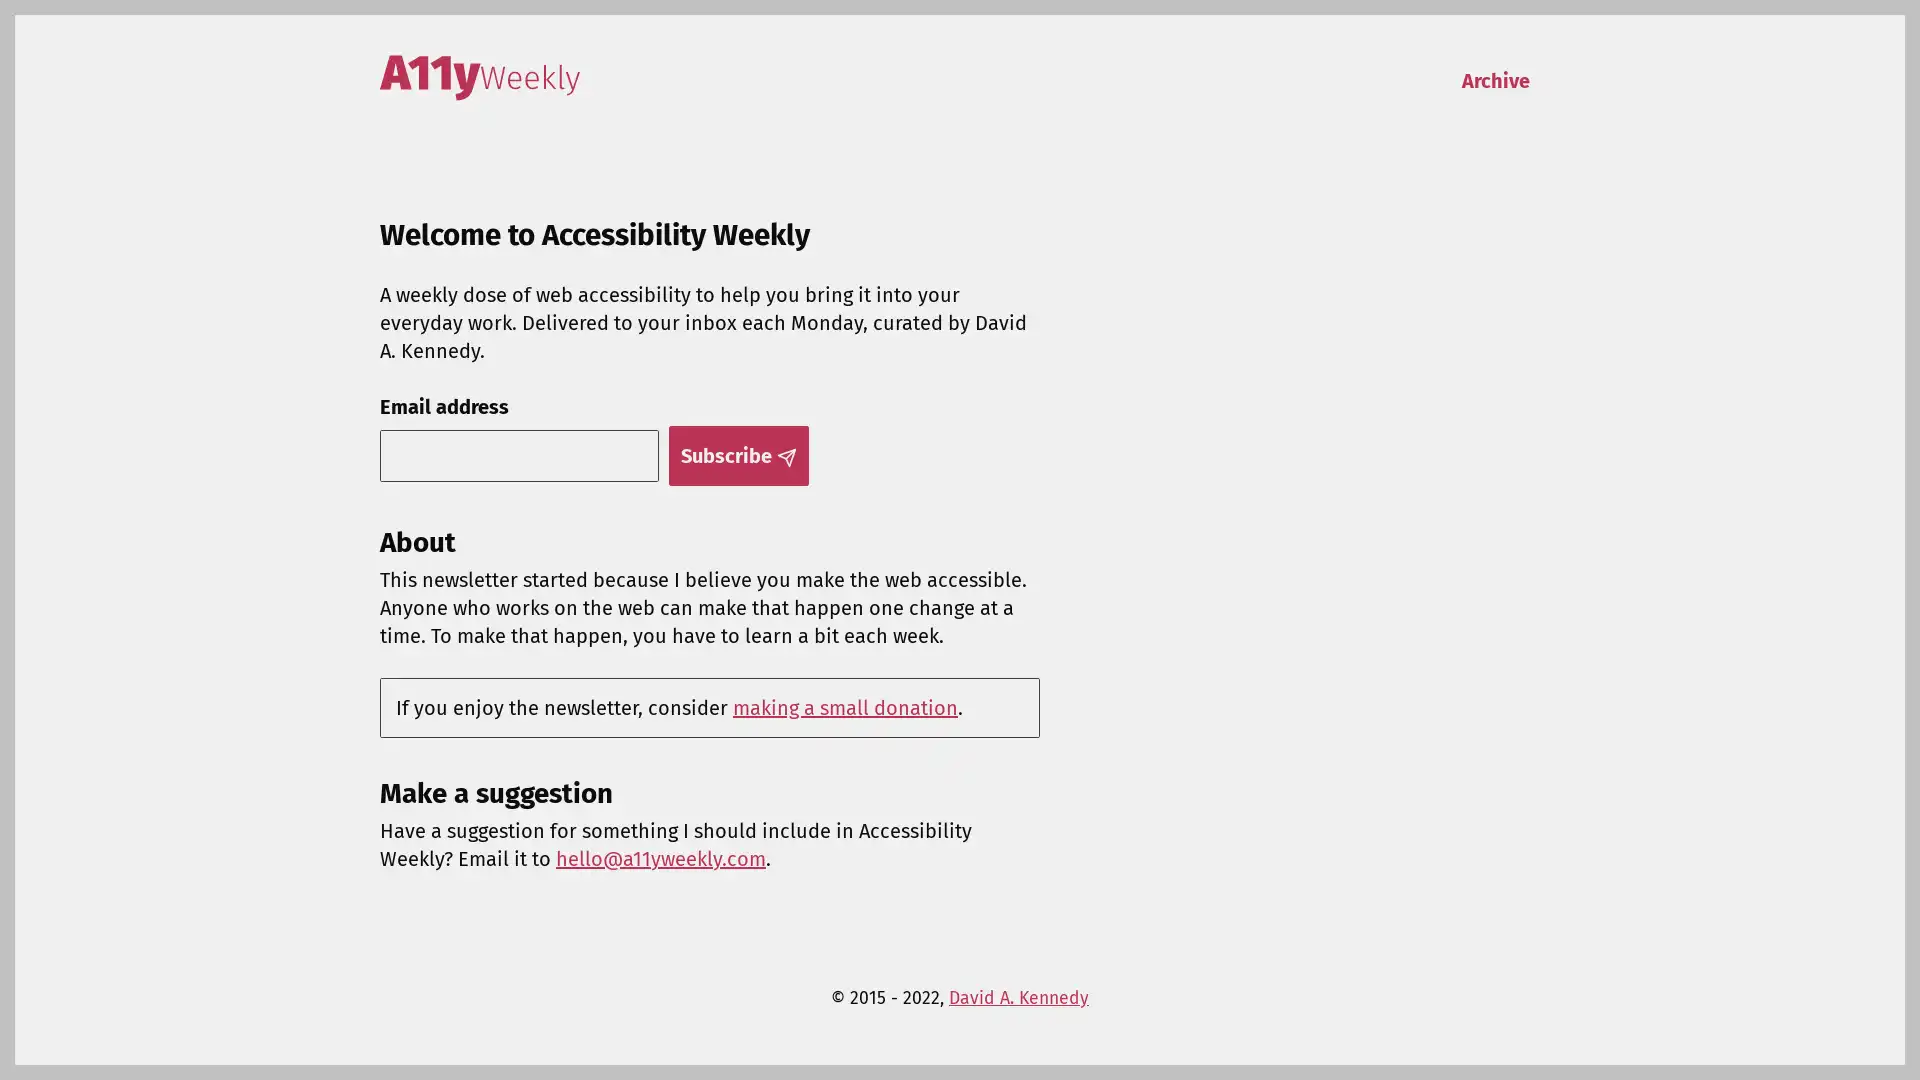 The height and width of the screenshot is (1080, 1920). I want to click on Subscribe, so click(737, 455).